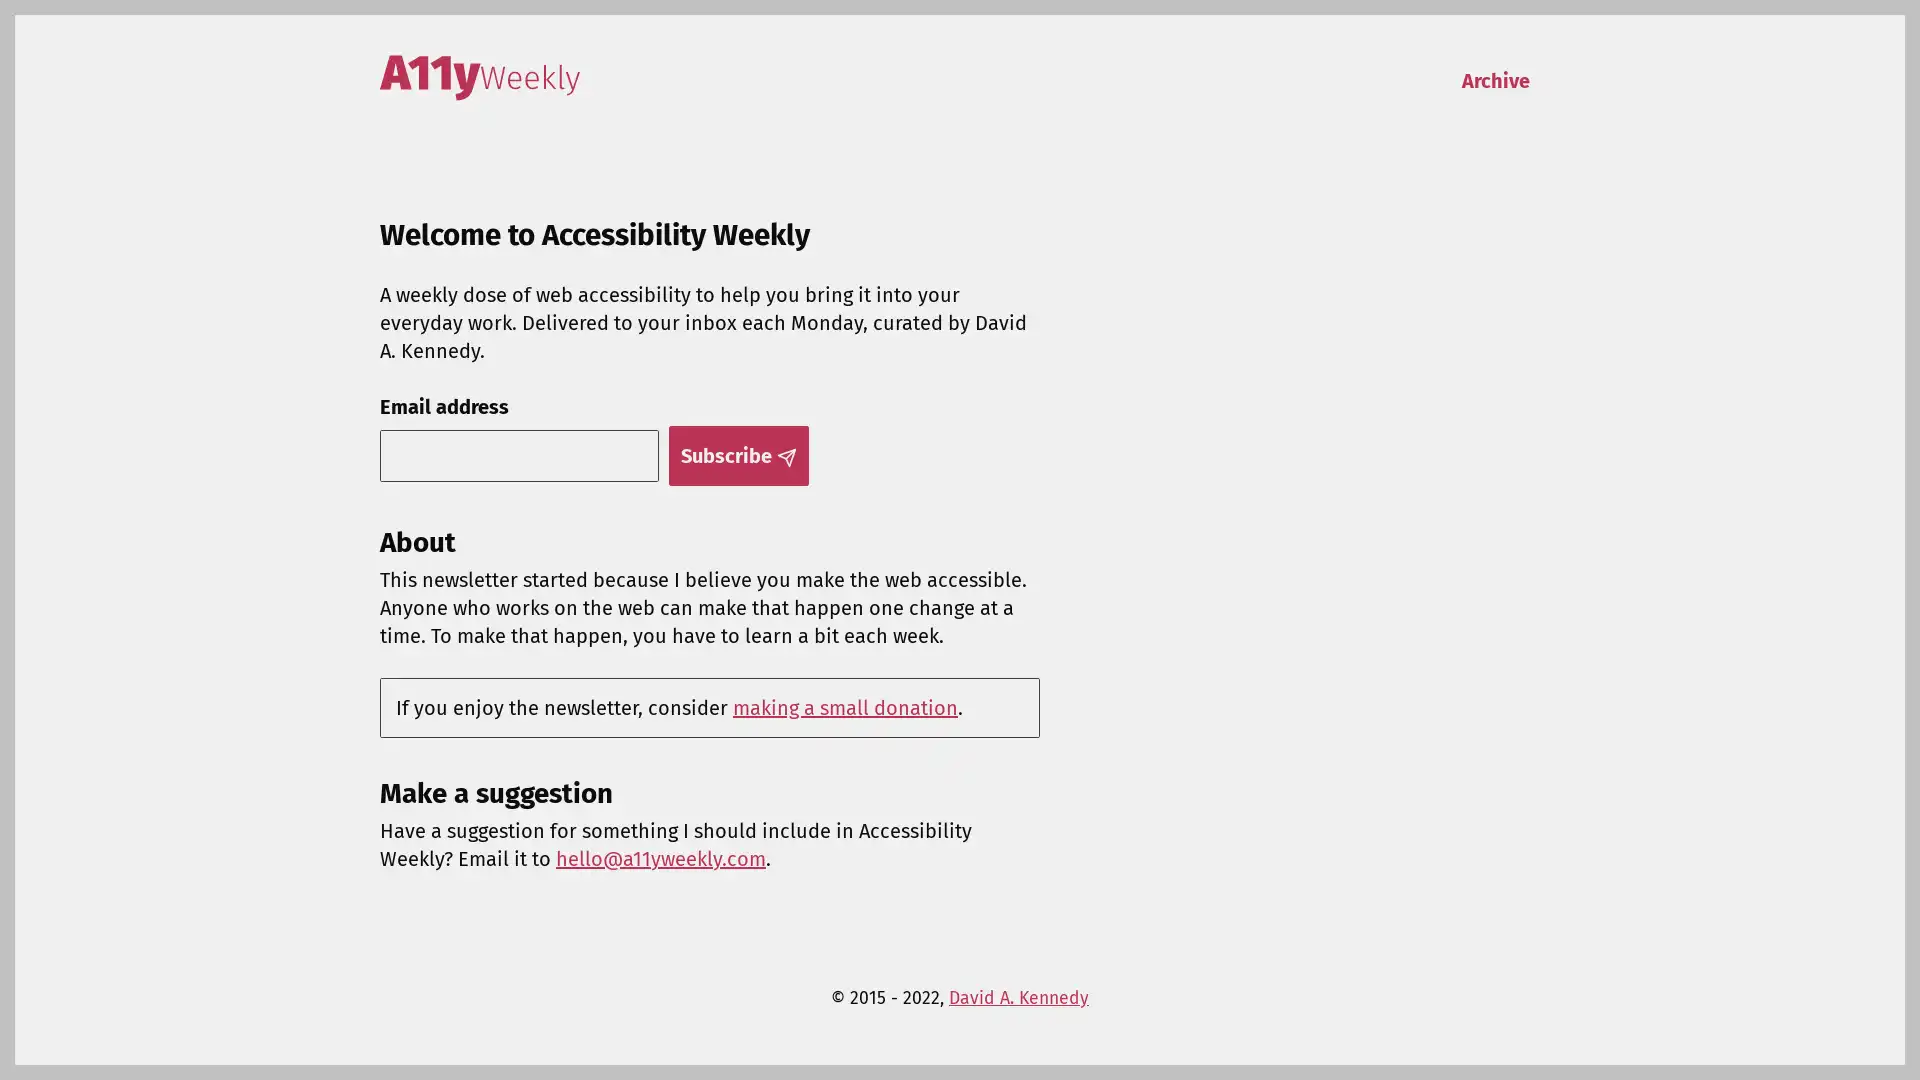 The height and width of the screenshot is (1080, 1920). I want to click on Subscribe, so click(737, 455).